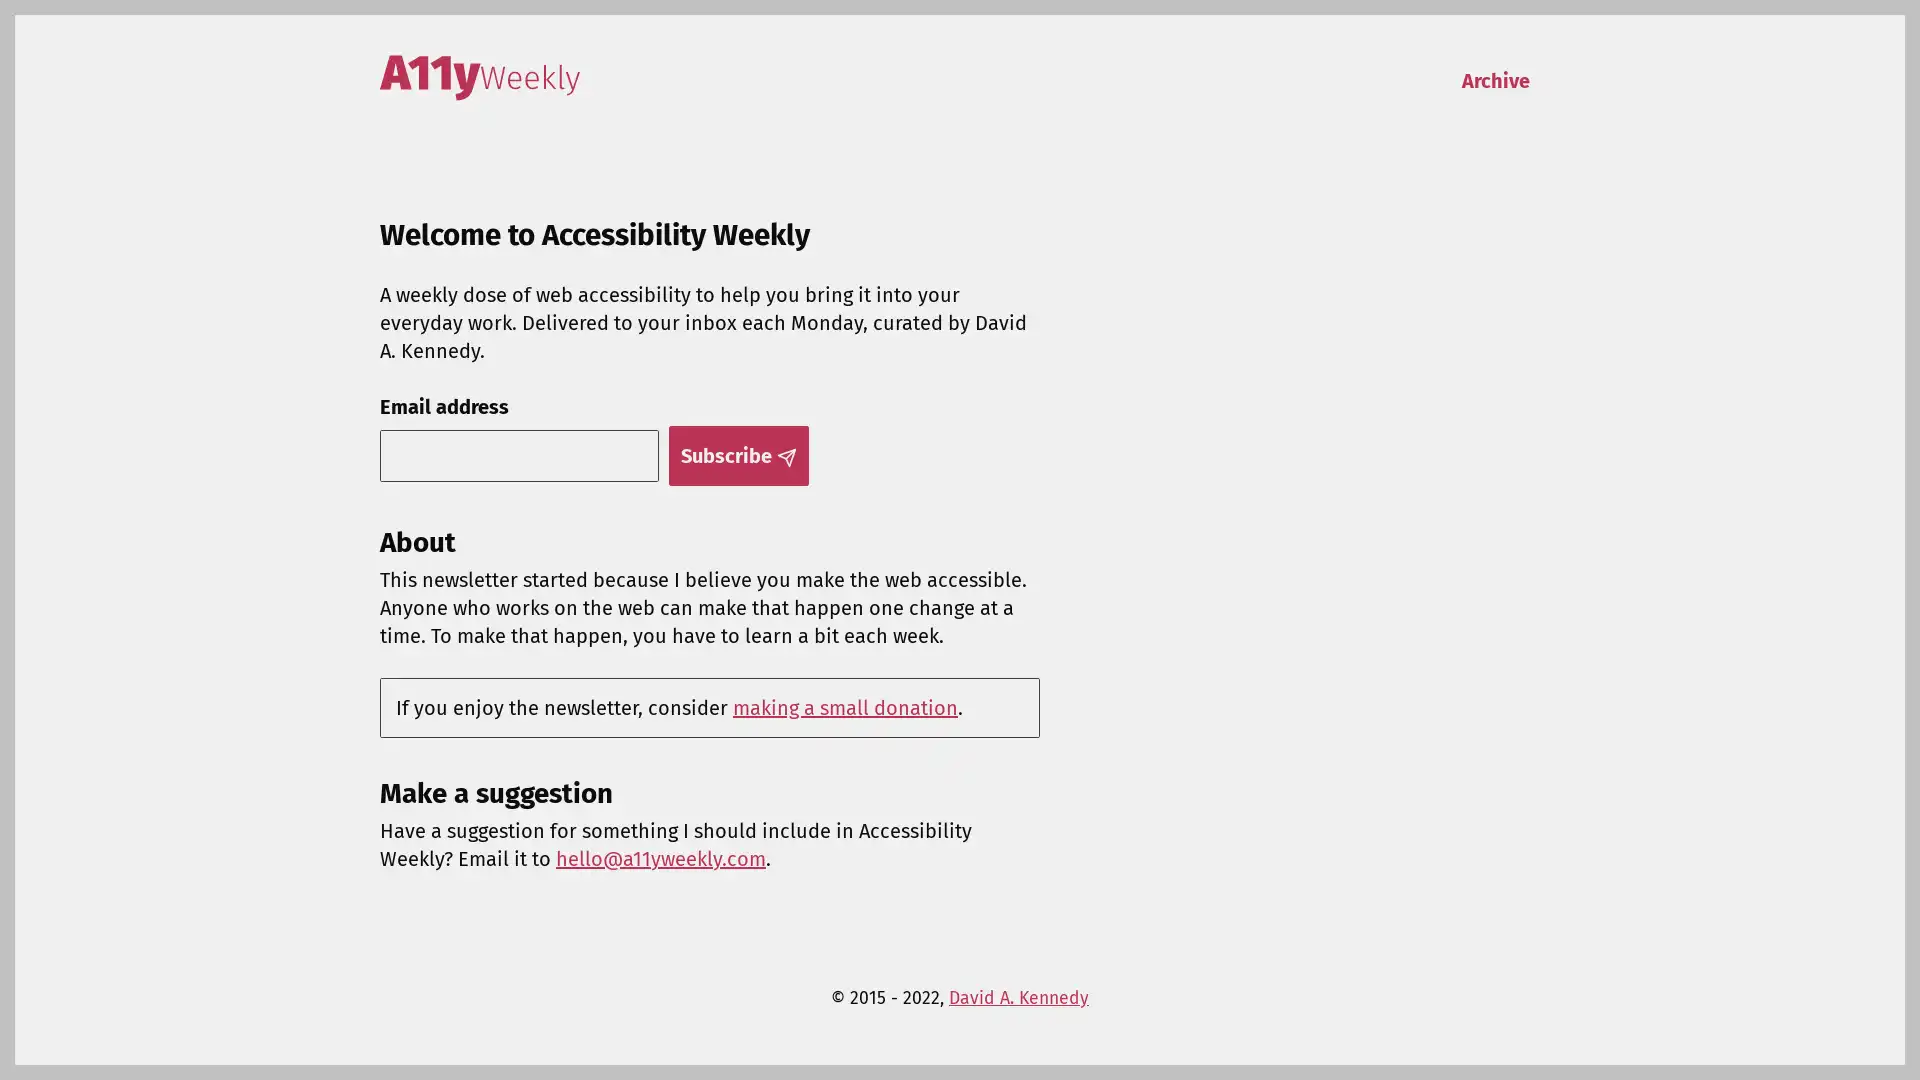 The height and width of the screenshot is (1080, 1920). I want to click on Subscribe, so click(737, 455).